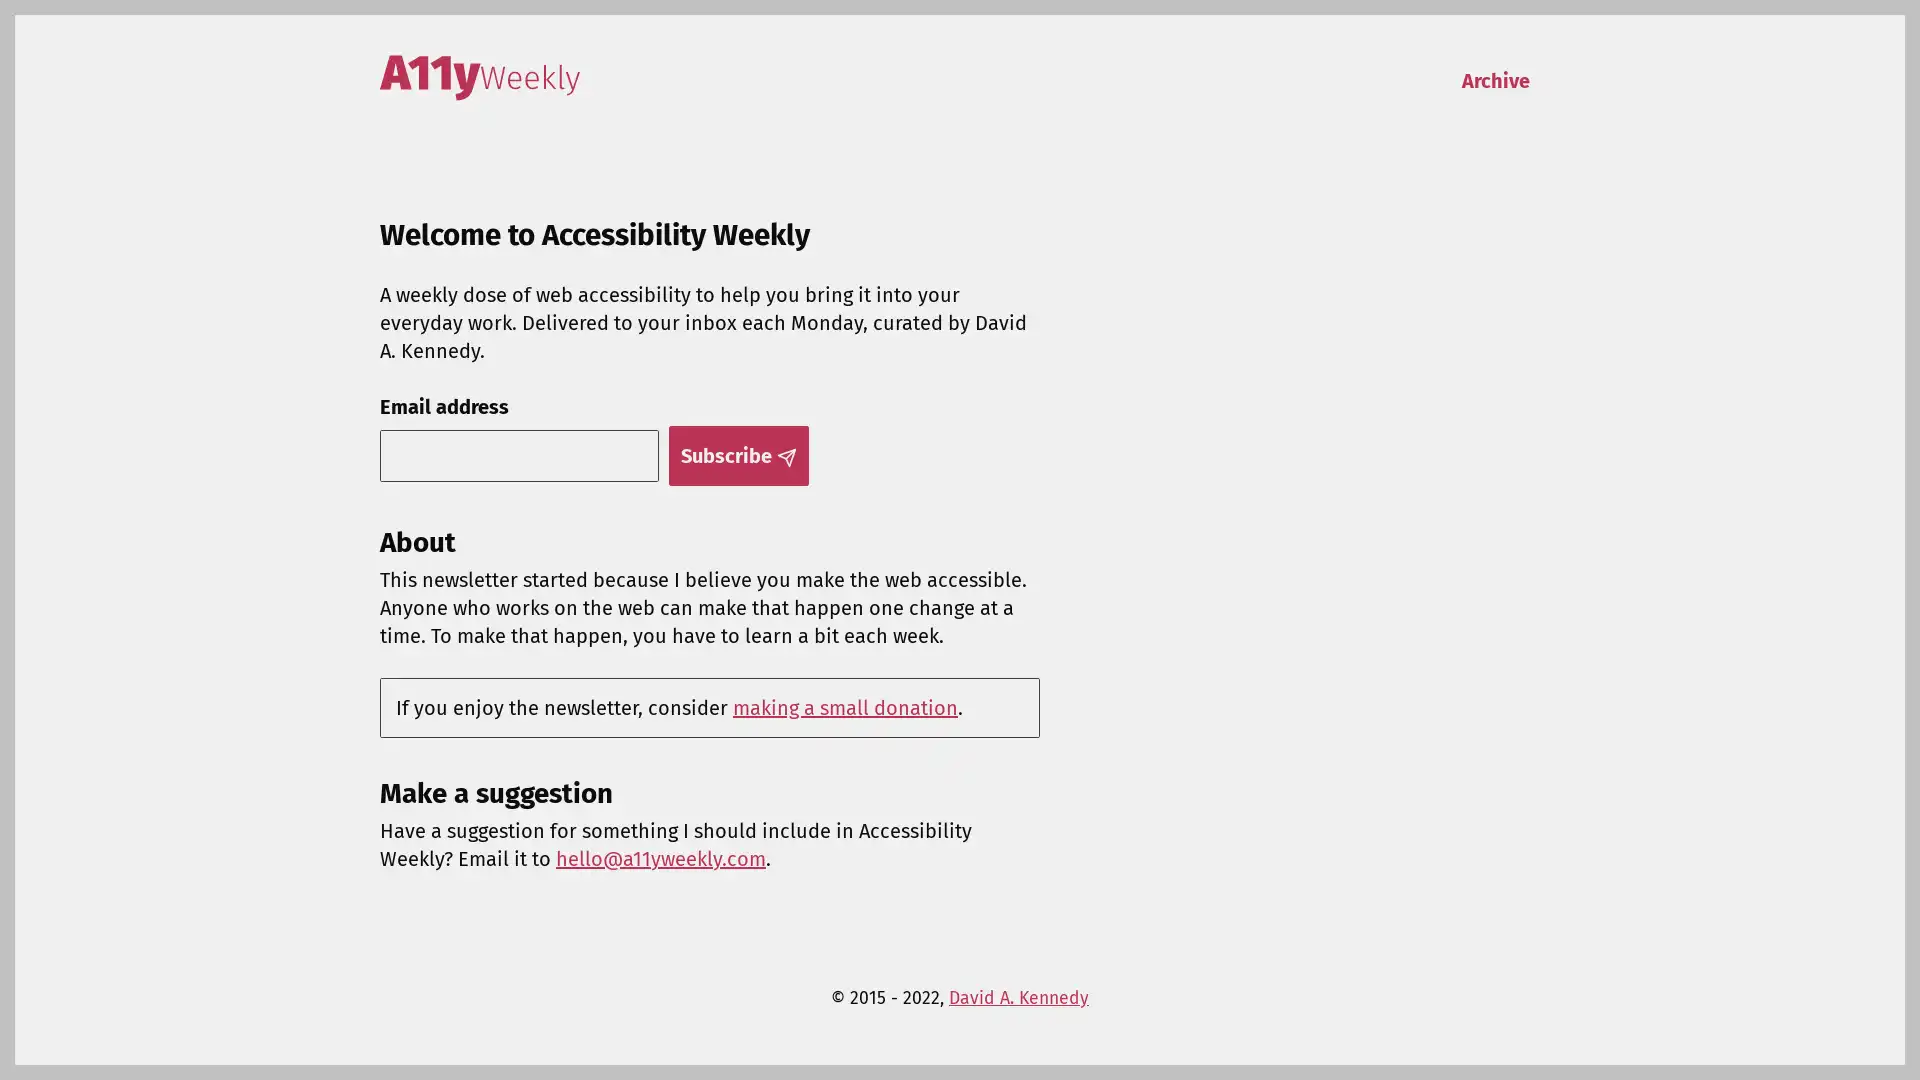 The height and width of the screenshot is (1080, 1920). I want to click on Subscribe, so click(737, 455).